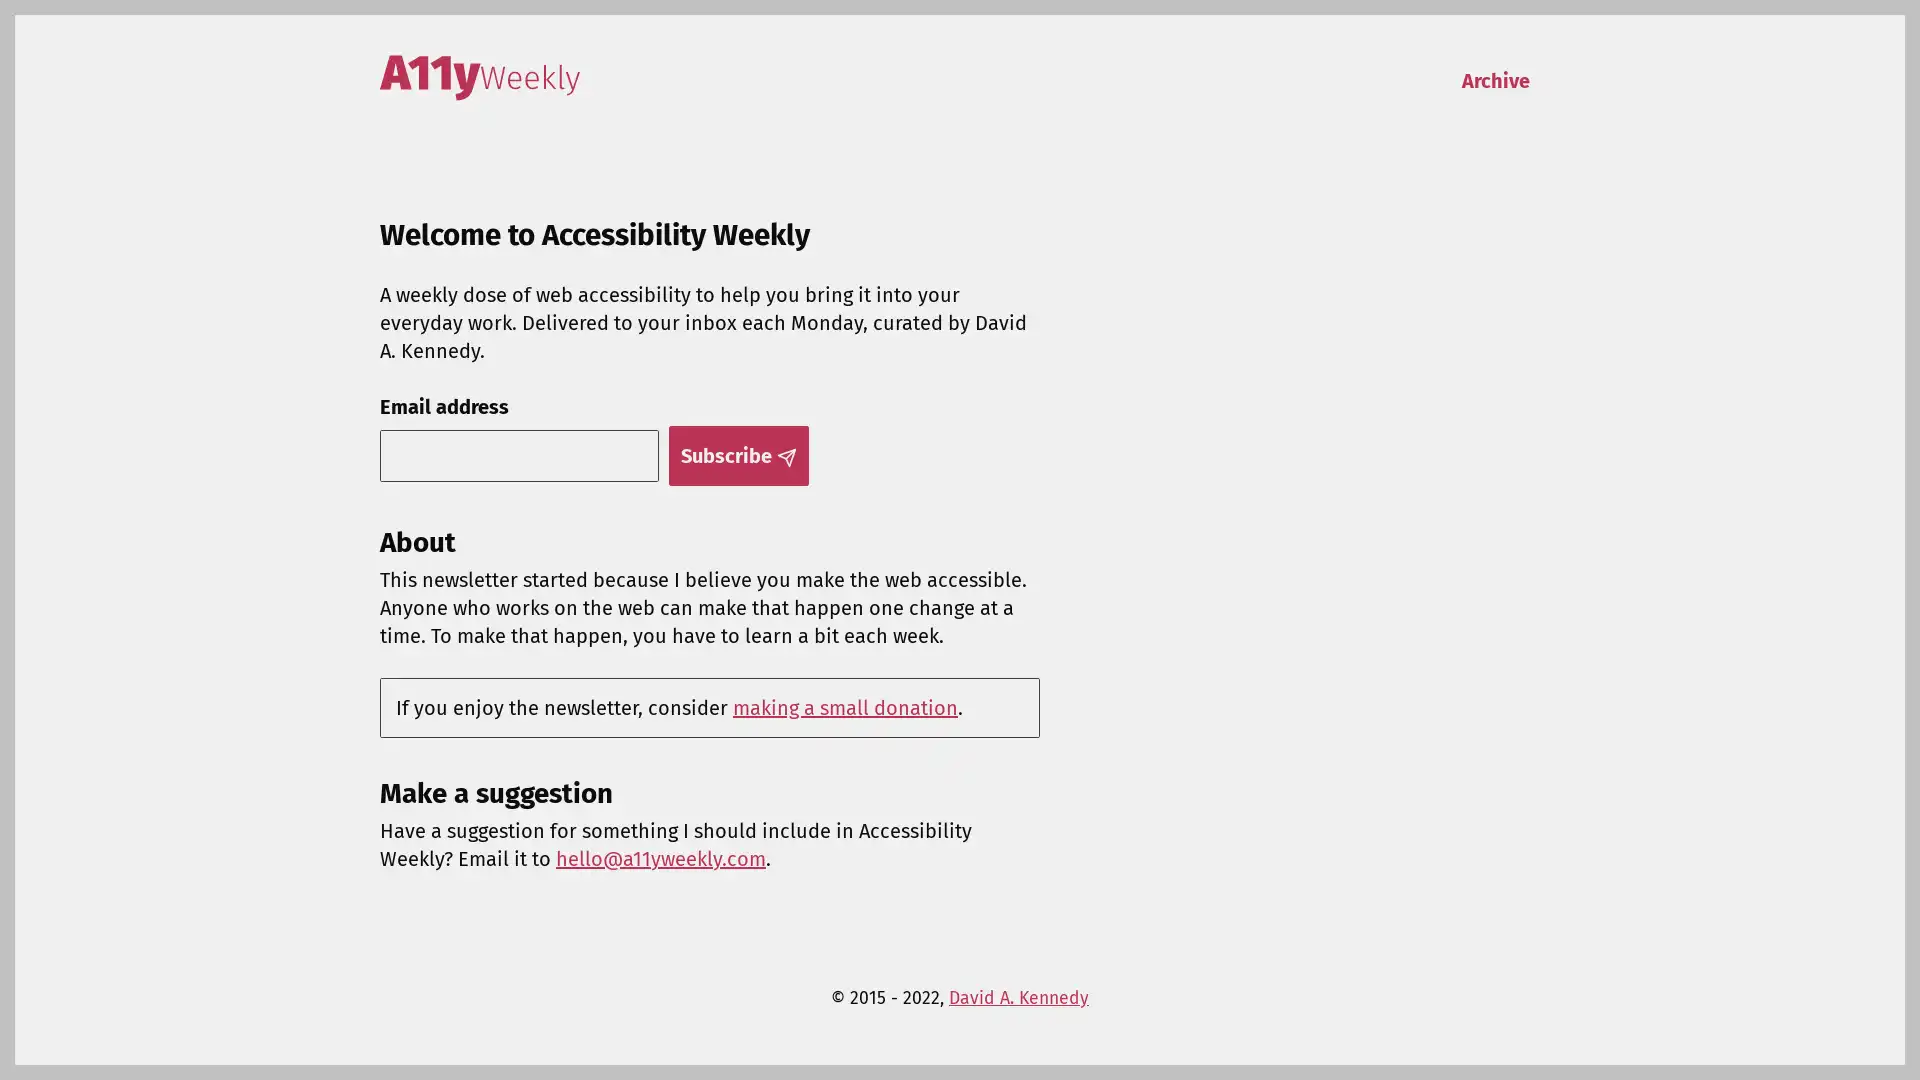 The height and width of the screenshot is (1080, 1920). I want to click on Subscribe, so click(737, 455).